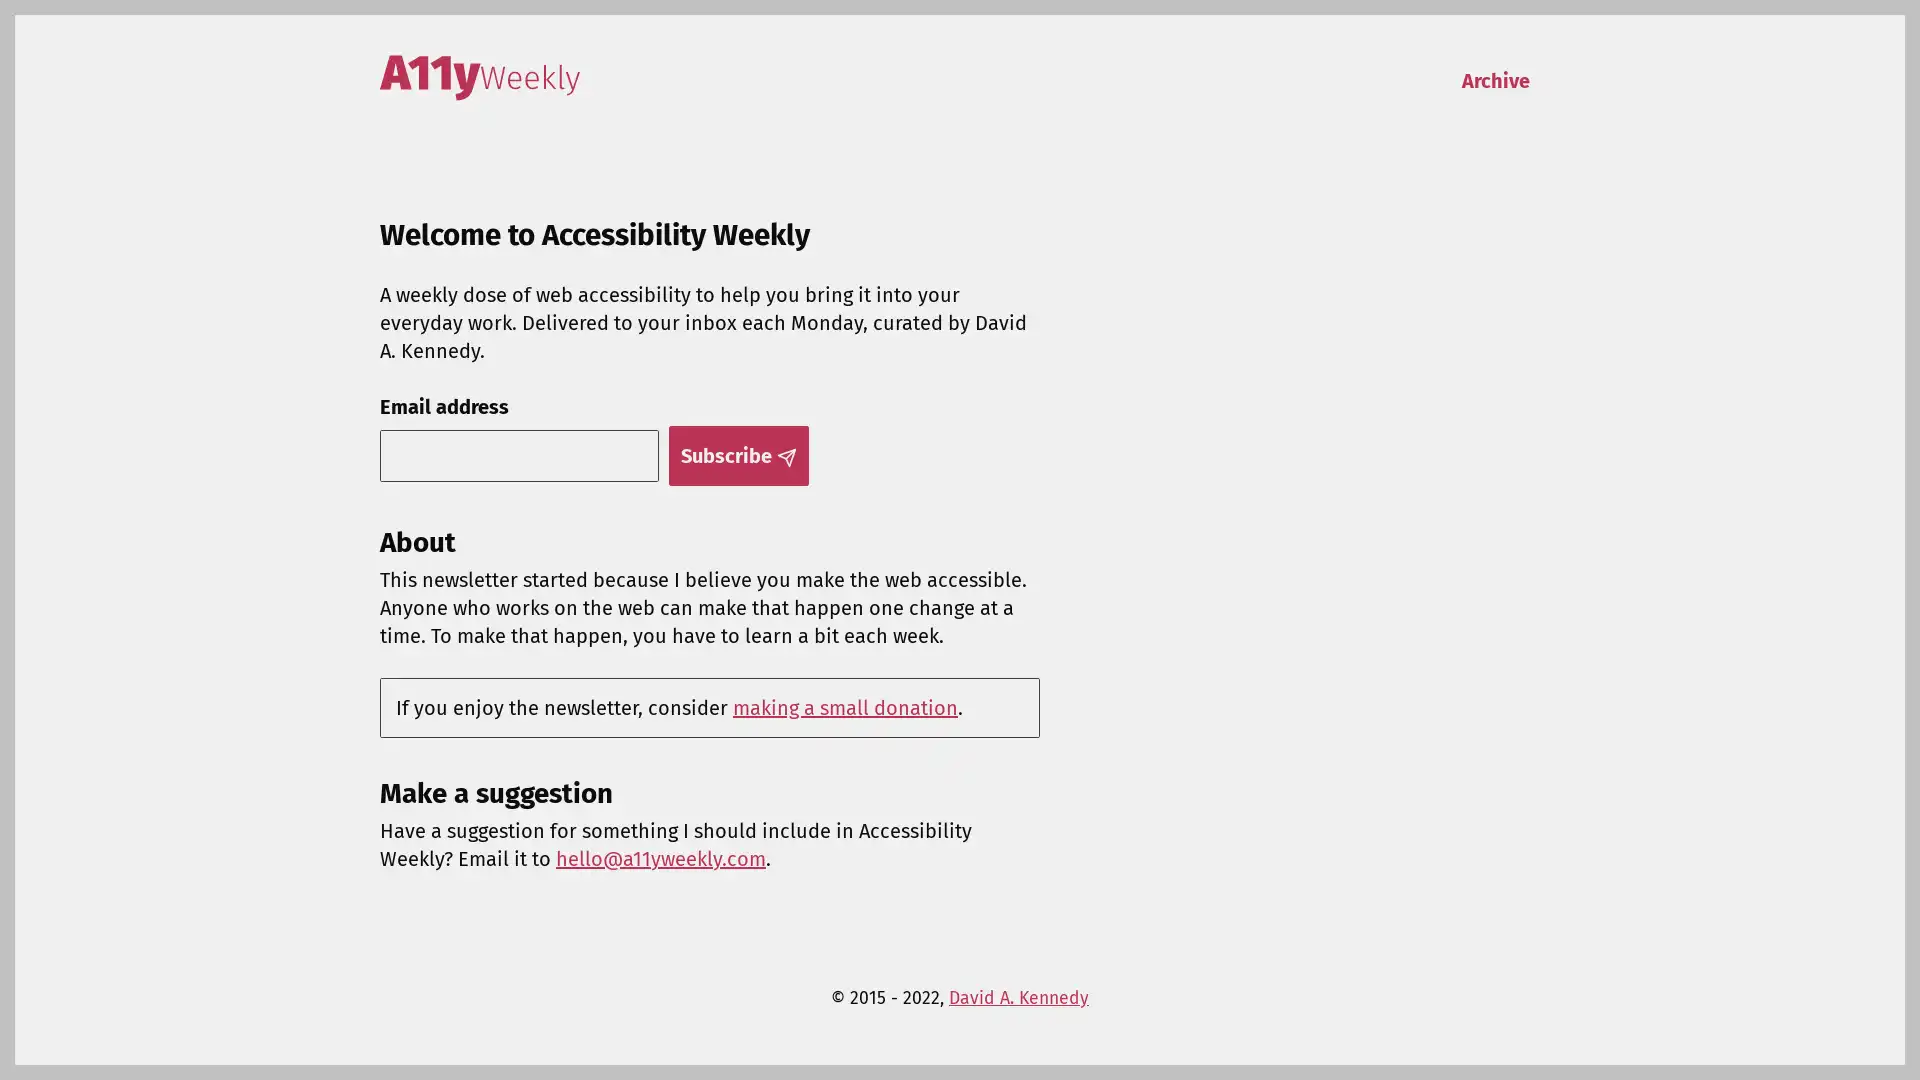 The height and width of the screenshot is (1080, 1920). I want to click on Subscribe, so click(737, 455).